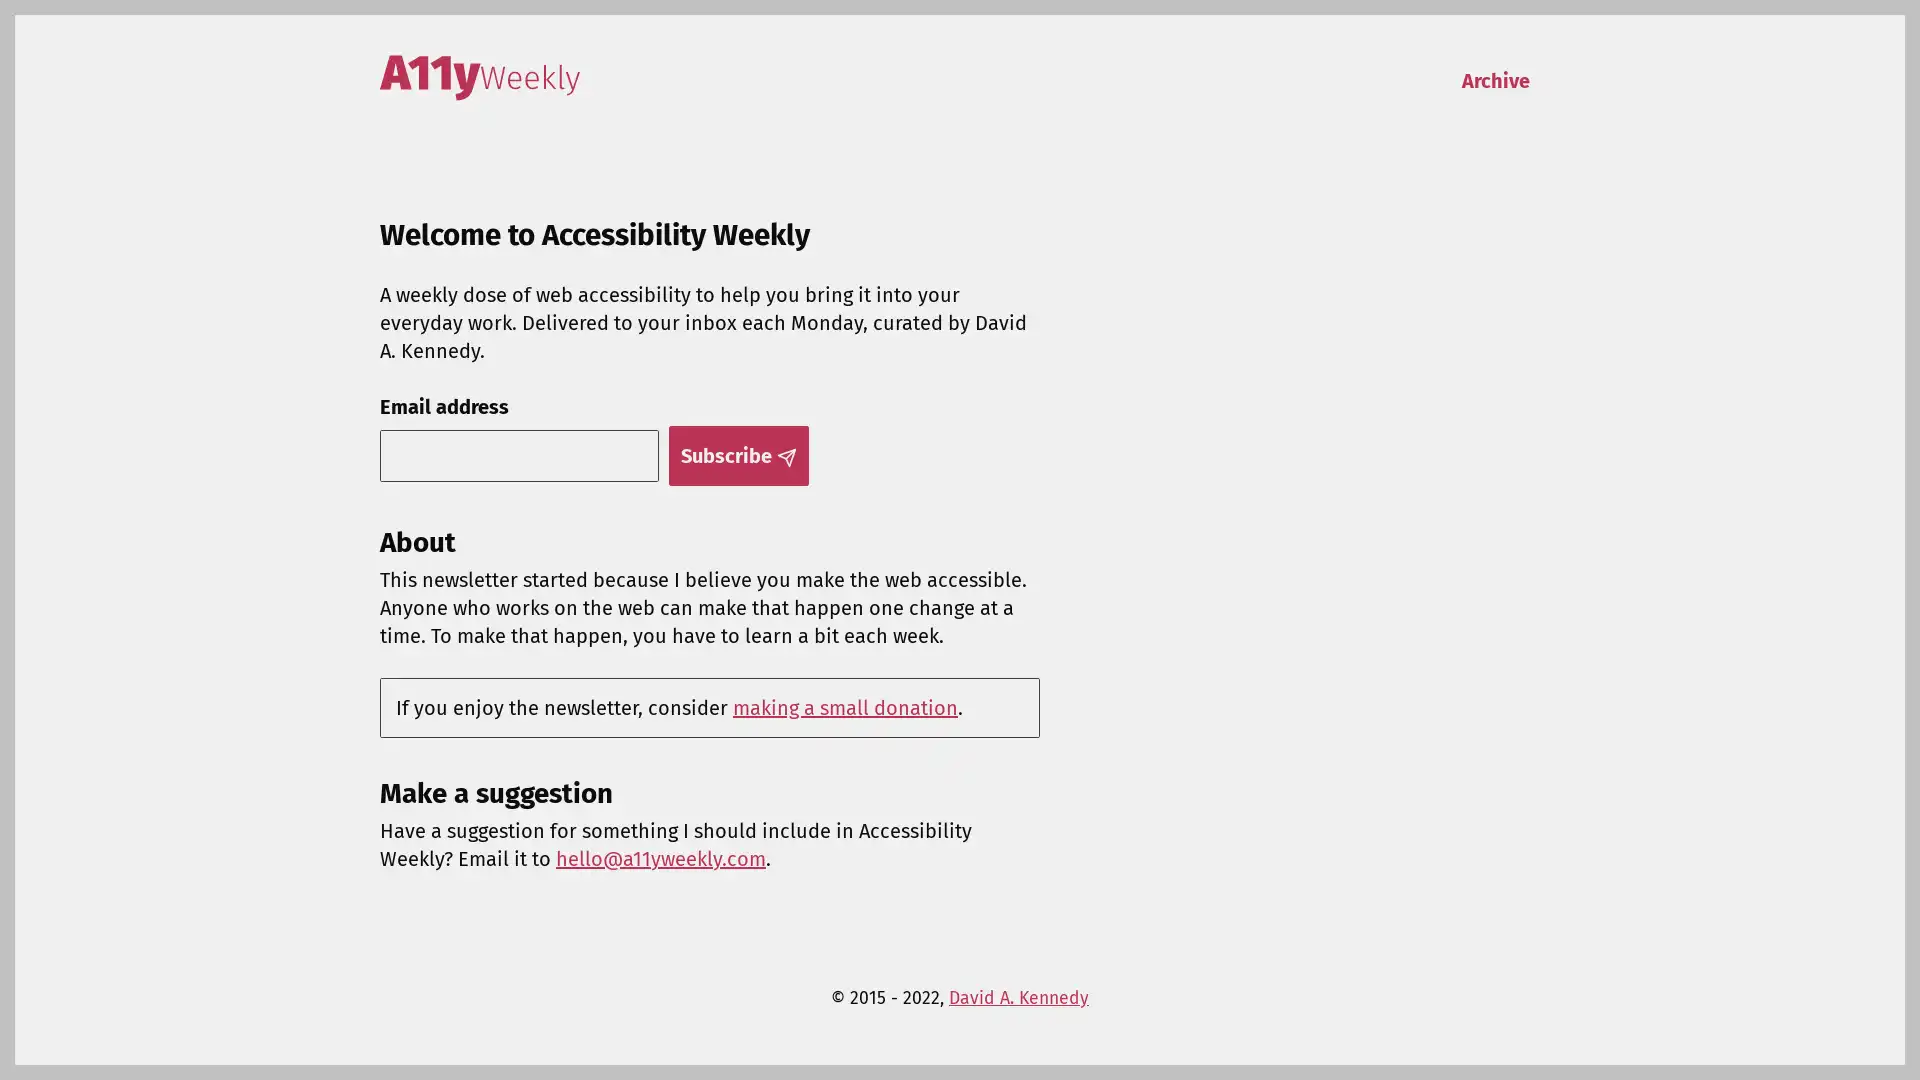 The height and width of the screenshot is (1080, 1920). I want to click on Subscribe, so click(737, 455).